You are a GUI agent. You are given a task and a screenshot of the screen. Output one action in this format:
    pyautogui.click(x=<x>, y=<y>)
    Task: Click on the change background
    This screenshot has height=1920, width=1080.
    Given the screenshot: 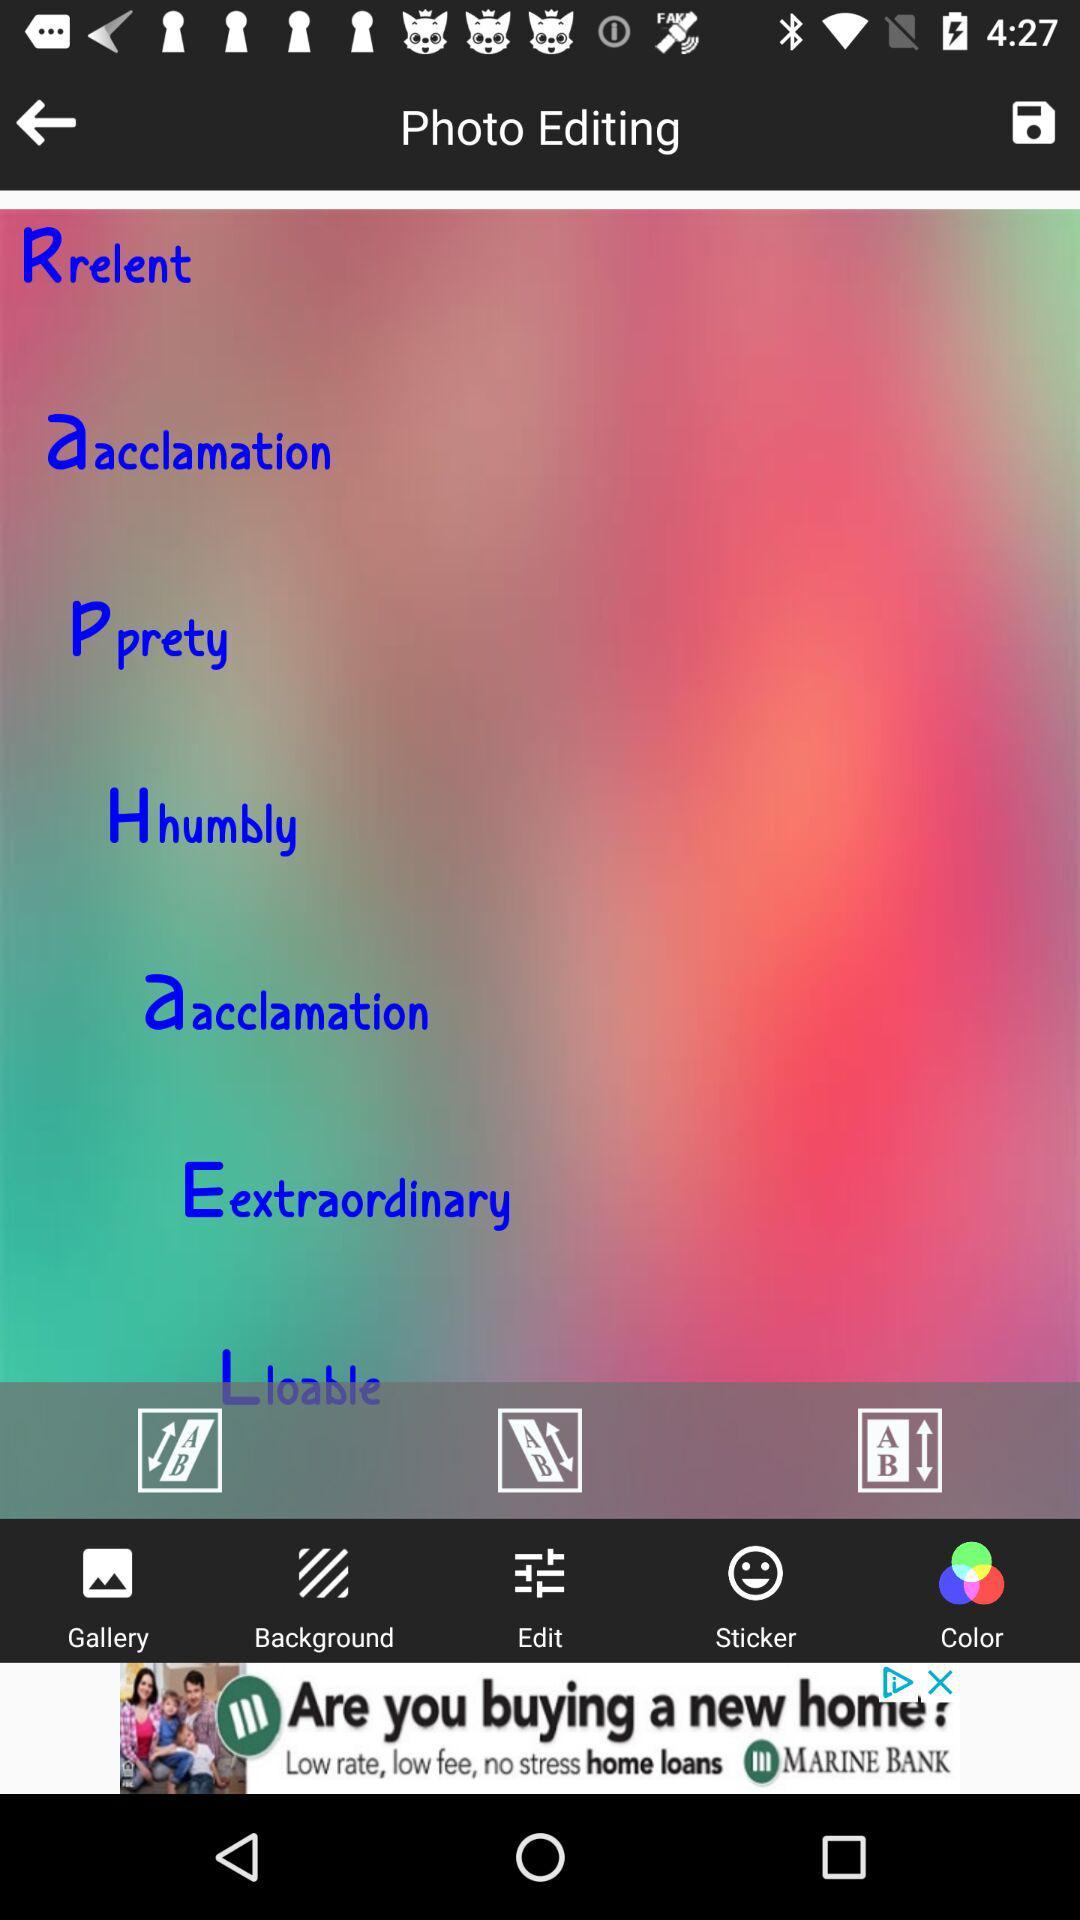 What is the action you would take?
    pyautogui.click(x=322, y=1572)
    